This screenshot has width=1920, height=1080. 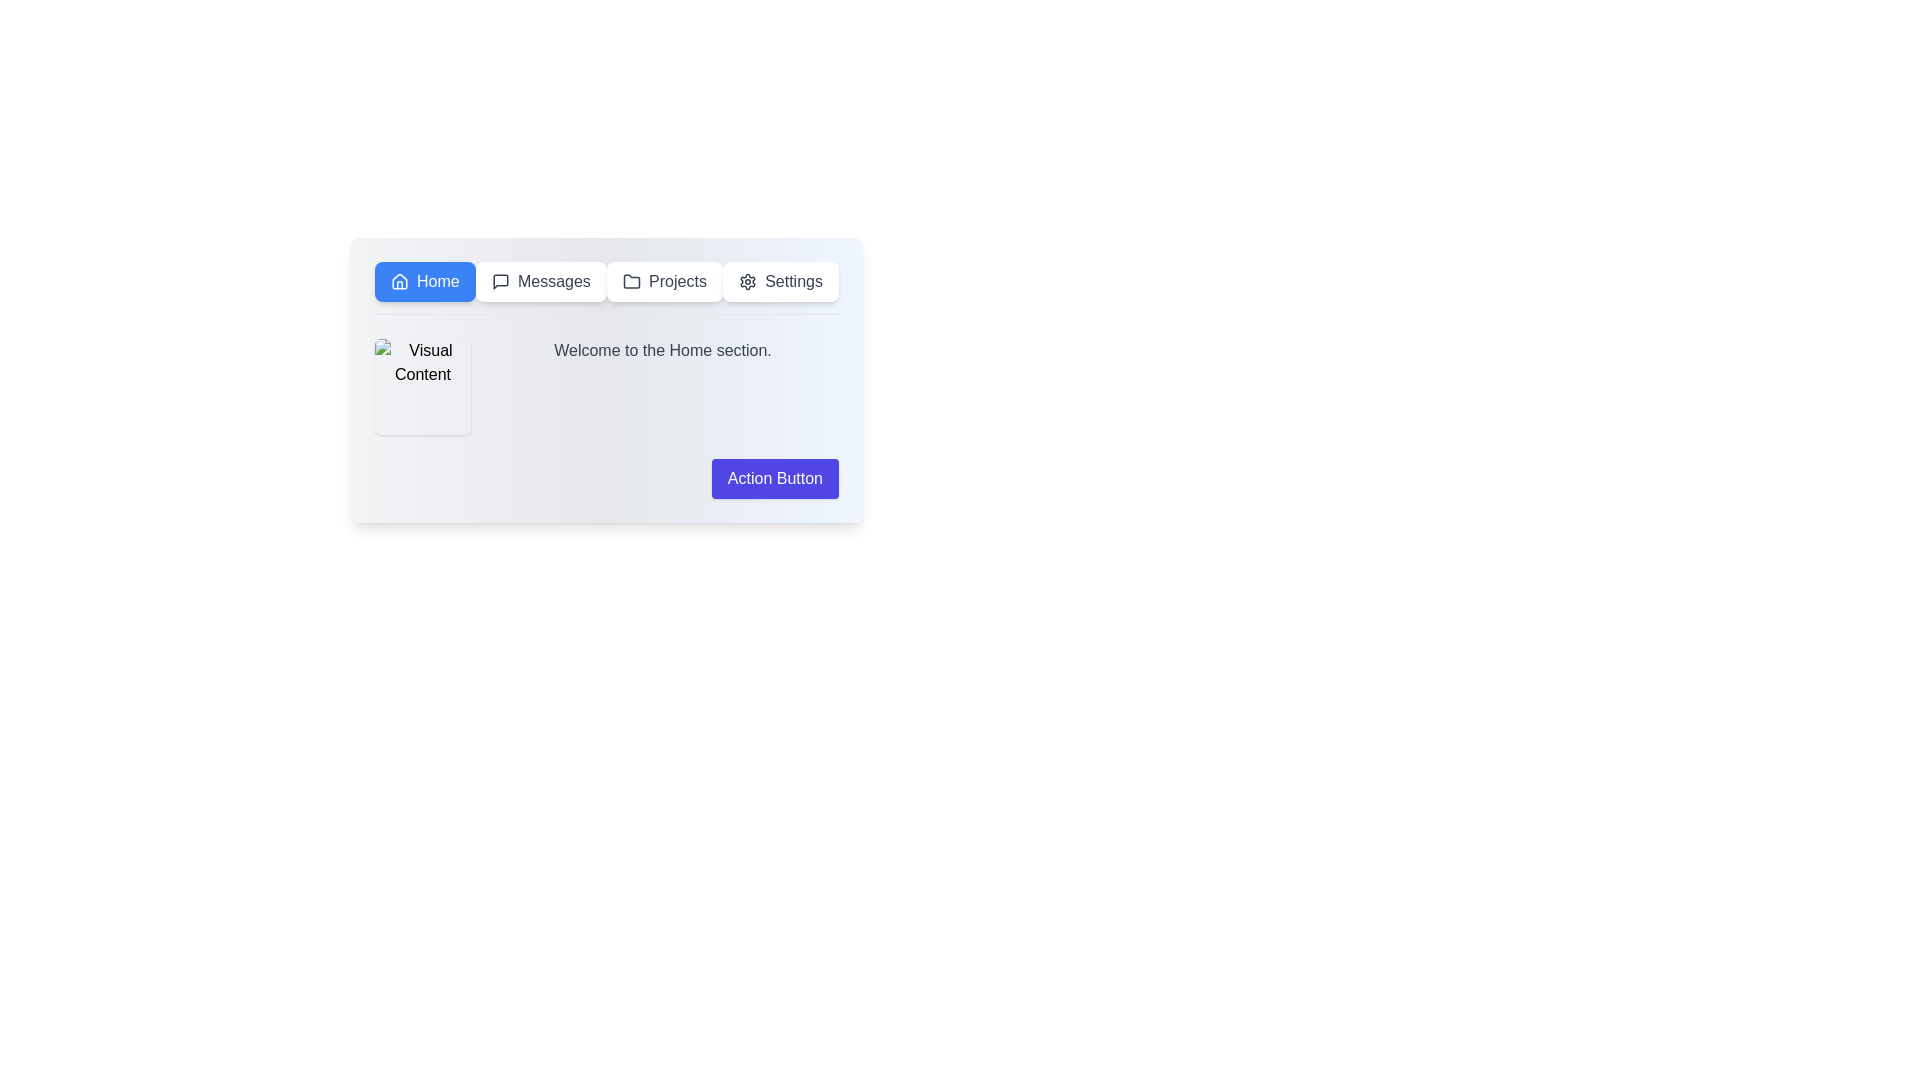 I want to click on the 'Messages' text label located in the navigation bar, so click(x=554, y=281).